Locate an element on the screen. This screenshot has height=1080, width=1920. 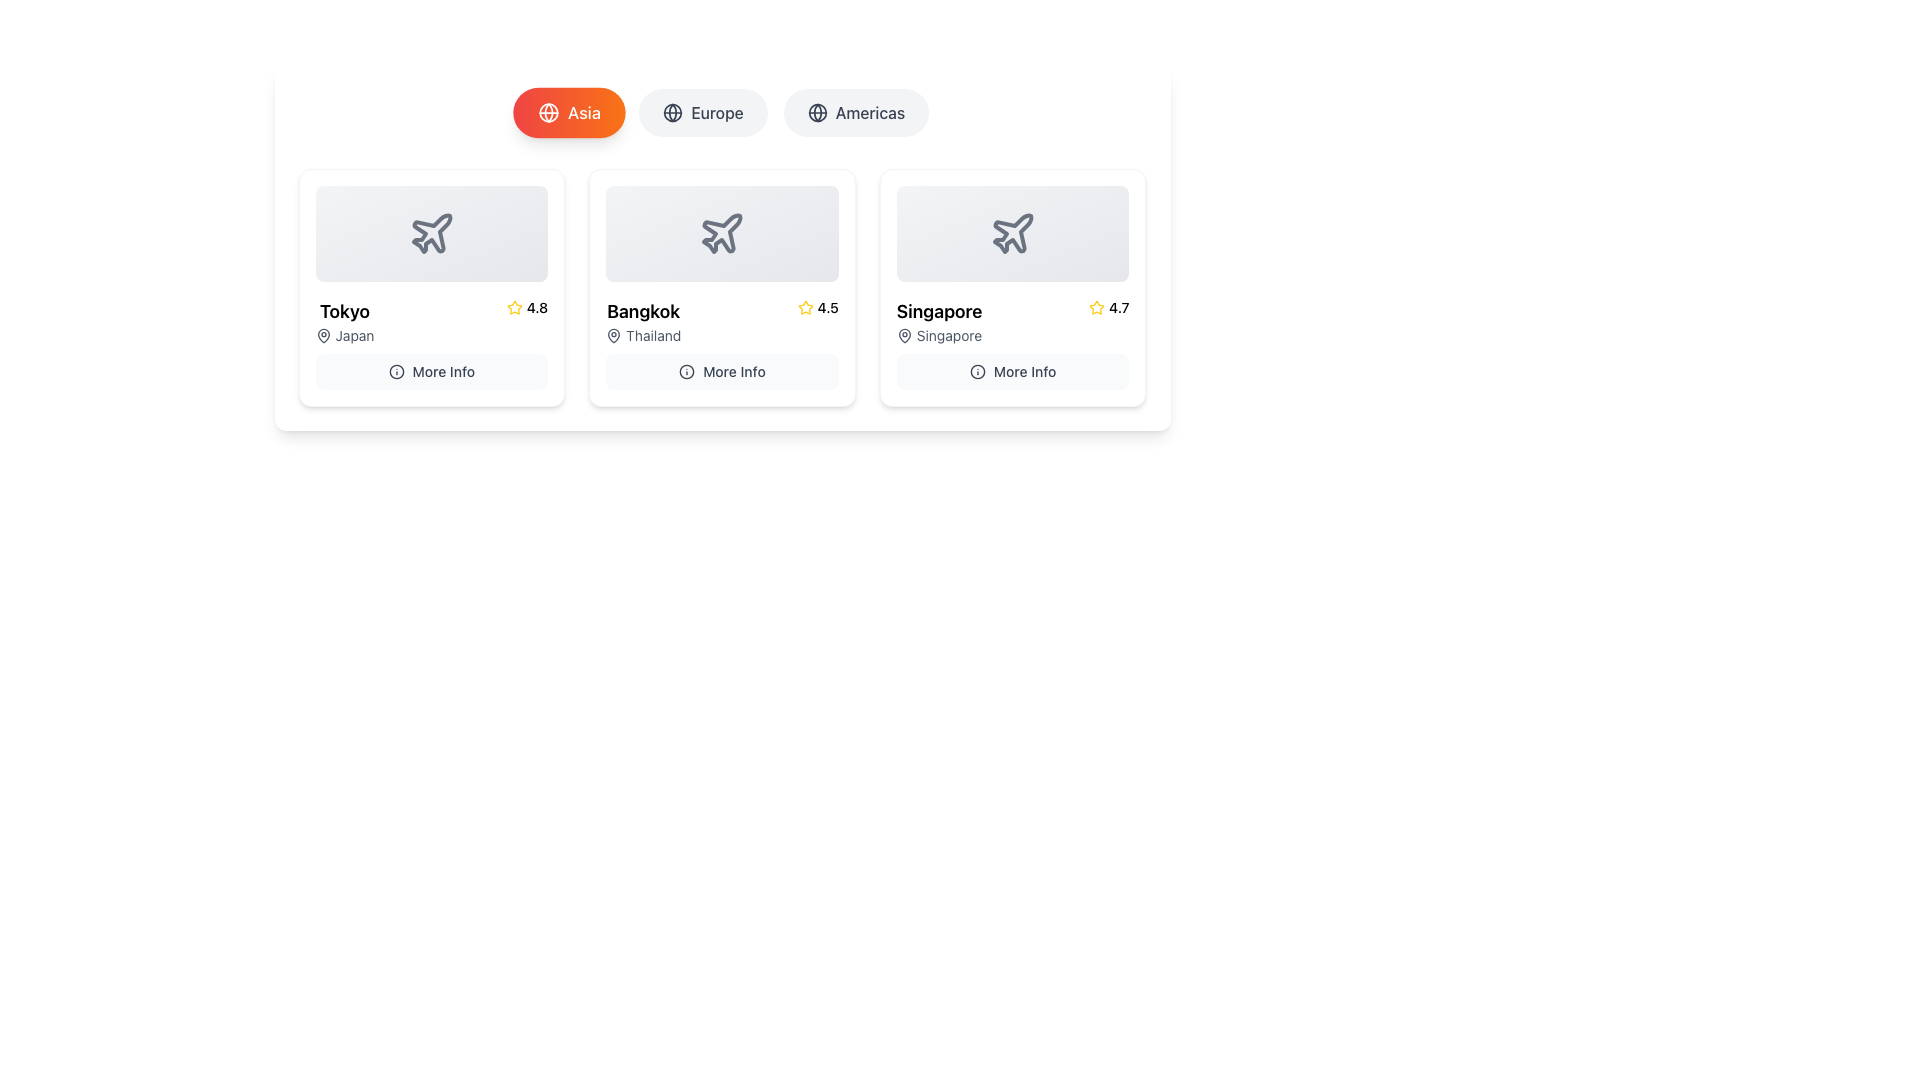
rating value visually from the star icon and the adjacent text '4.8' in the Rating indicator located in the card labeled 'Tokyo' at the top-right corner is located at coordinates (527, 308).